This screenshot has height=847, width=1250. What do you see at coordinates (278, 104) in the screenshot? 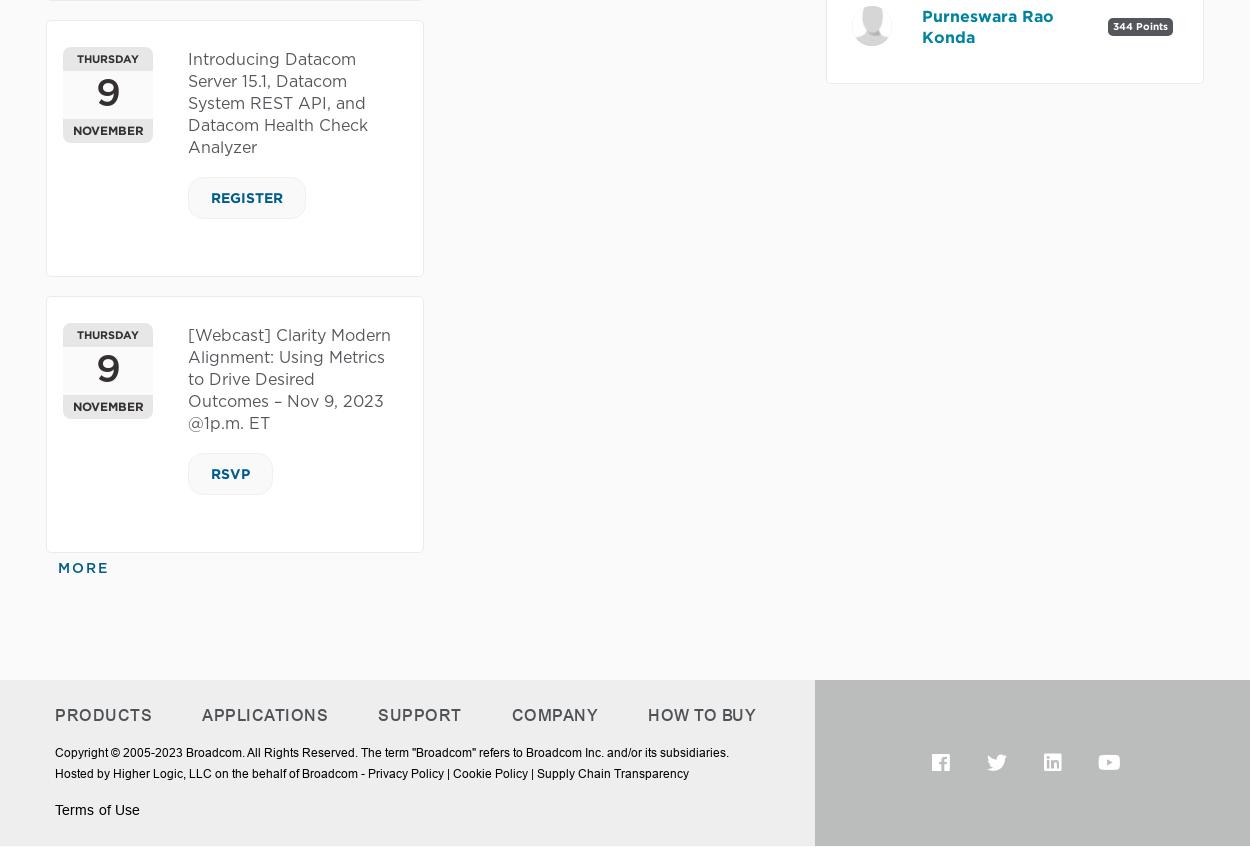
I see `'Introducing Datacom Server 15.1, Datacom System REST API, and Datacom Health Check Analyzer'` at bounding box center [278, 104].